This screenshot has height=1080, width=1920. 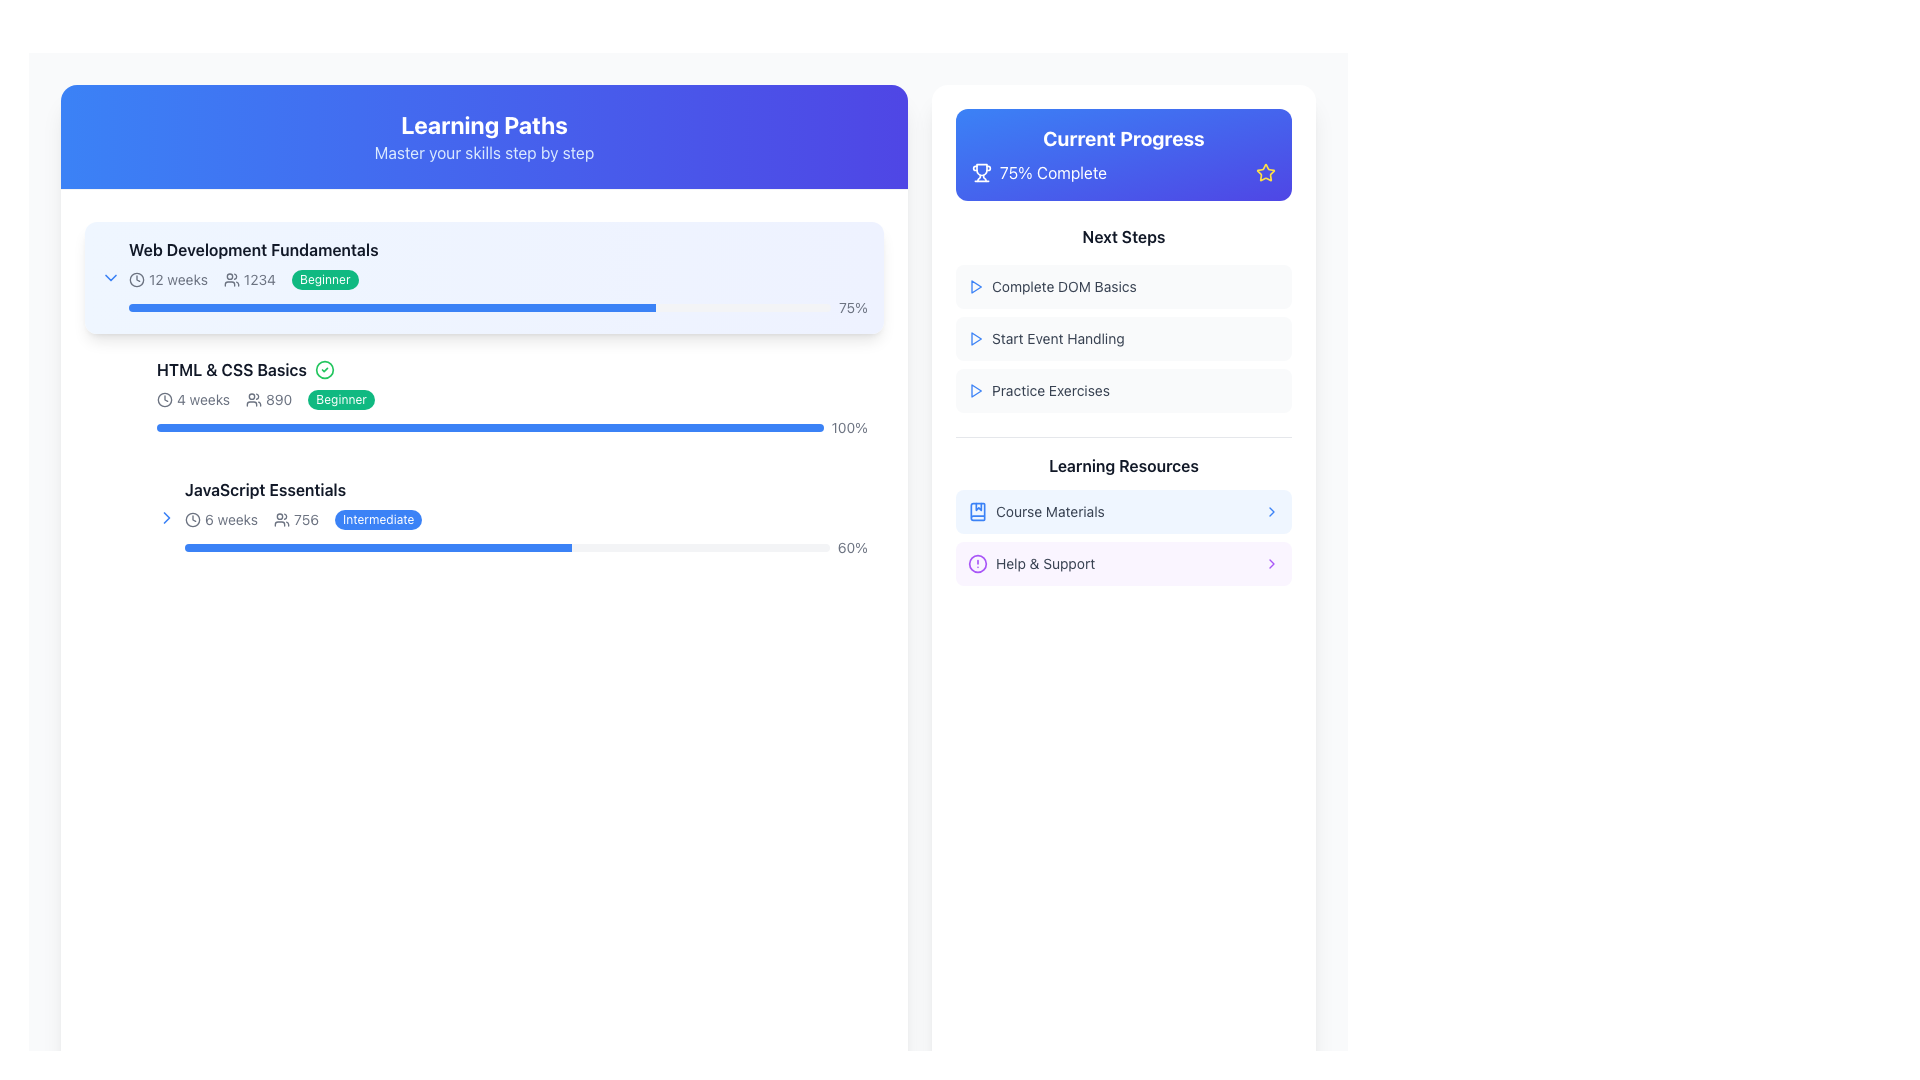 What do you see at coordinates (378, 519) in the screenshot?
I see `the difficulty level indicator label for the 'JavaScript Essentials' course, which is located to the right of the numerical value '756'` at bounding box center [378, 519].